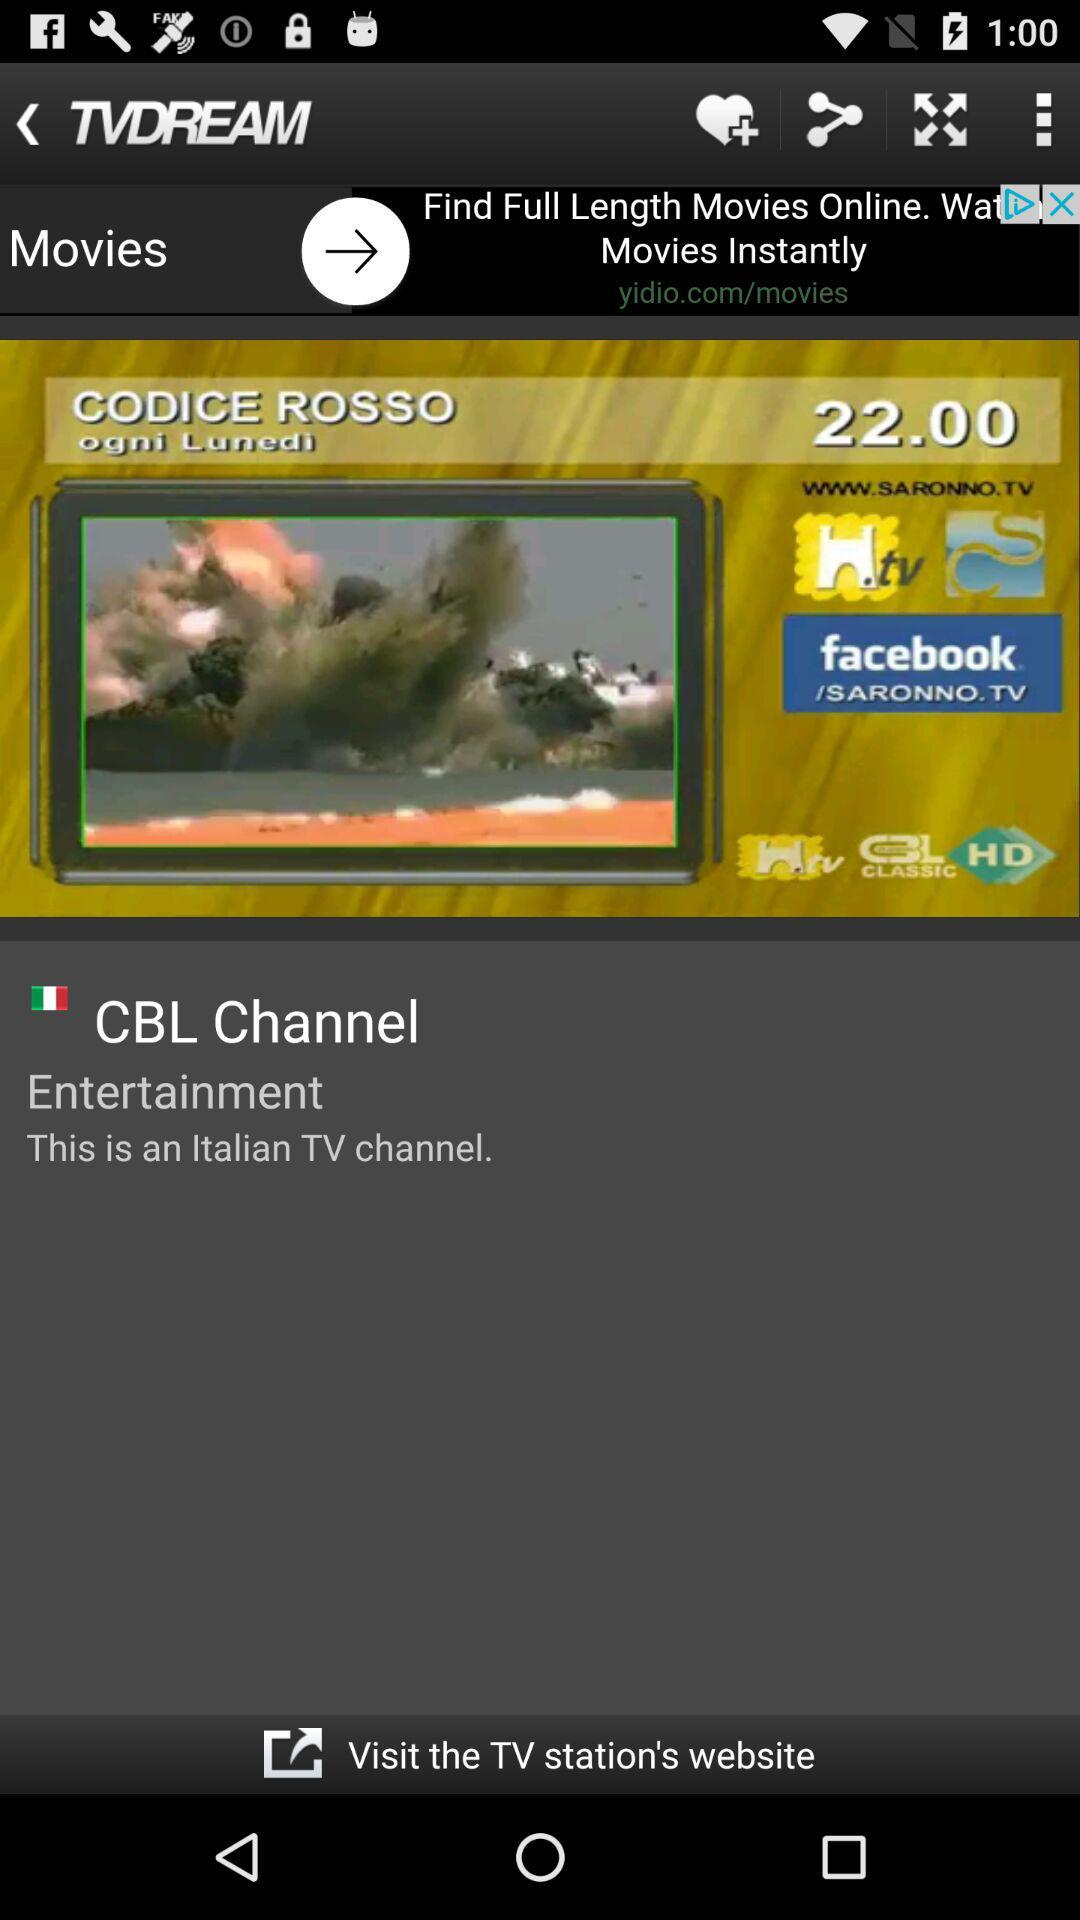 This screenshot has width=1080, height=1920. I want to click on the more icon, so click(1042, 127).